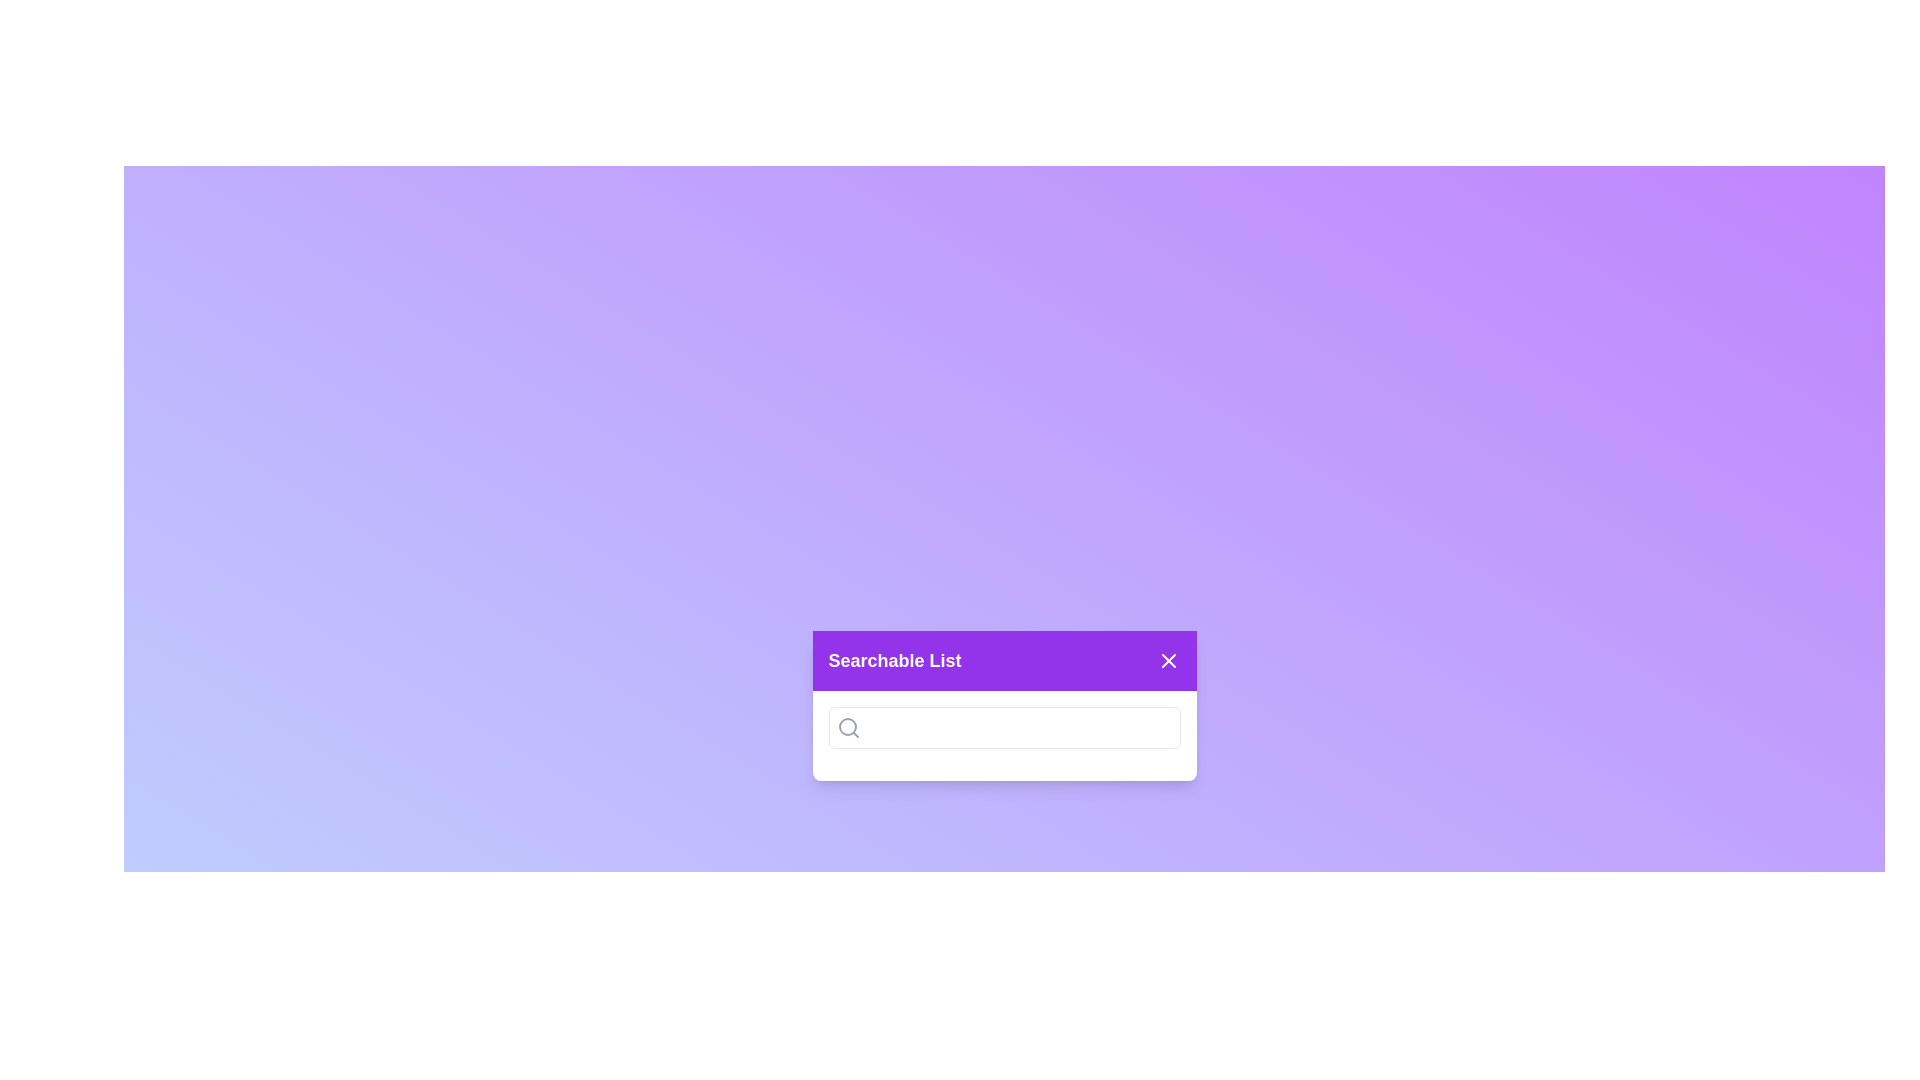 The height and width of the screenshot is (1080, 1920). What do you see at coordinates (1004, 728) in the screenshot?
I see `the input field to focus it` at bounding box center [1004, 728].